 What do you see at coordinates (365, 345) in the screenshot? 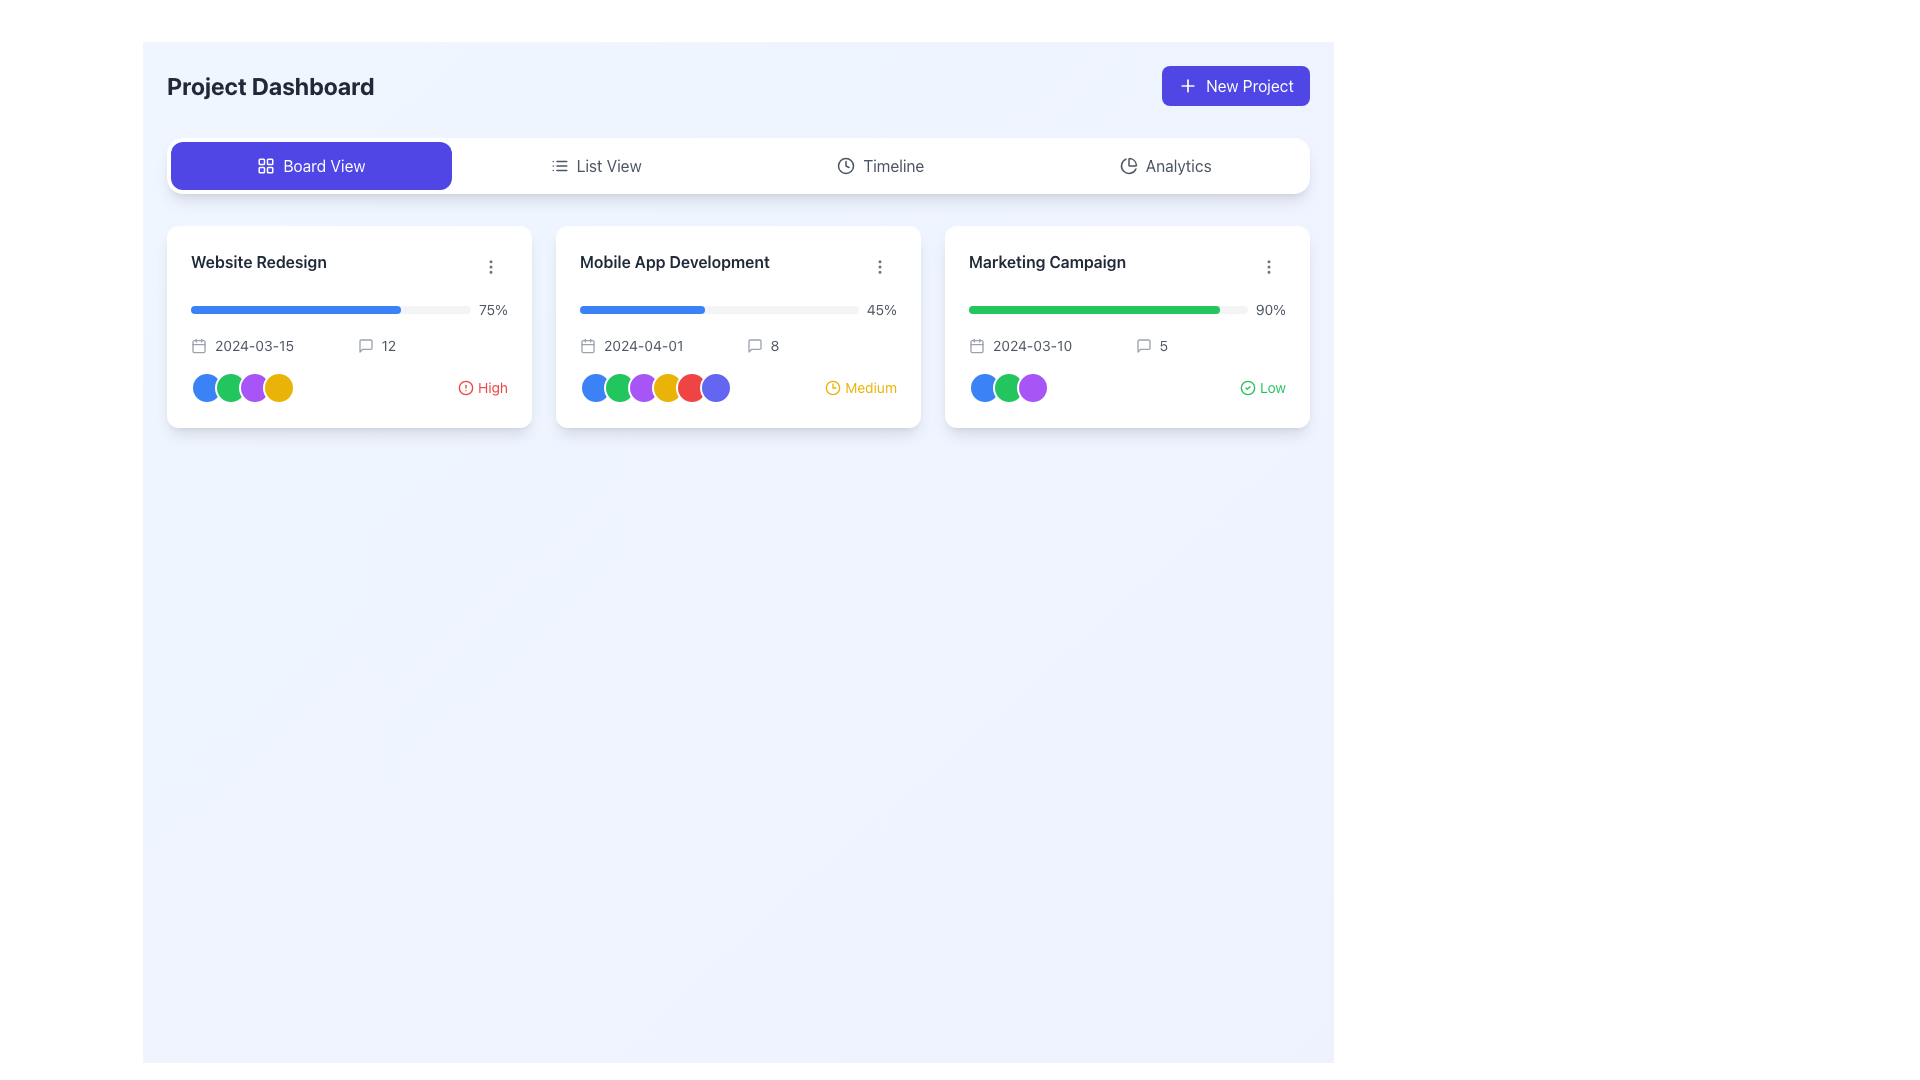
I see `the inactive text bubble icon with a gray outline, which is located to the left of the number '12' in a card layout under the 'Website Redesign' heading` at bounding box center [365, 345].